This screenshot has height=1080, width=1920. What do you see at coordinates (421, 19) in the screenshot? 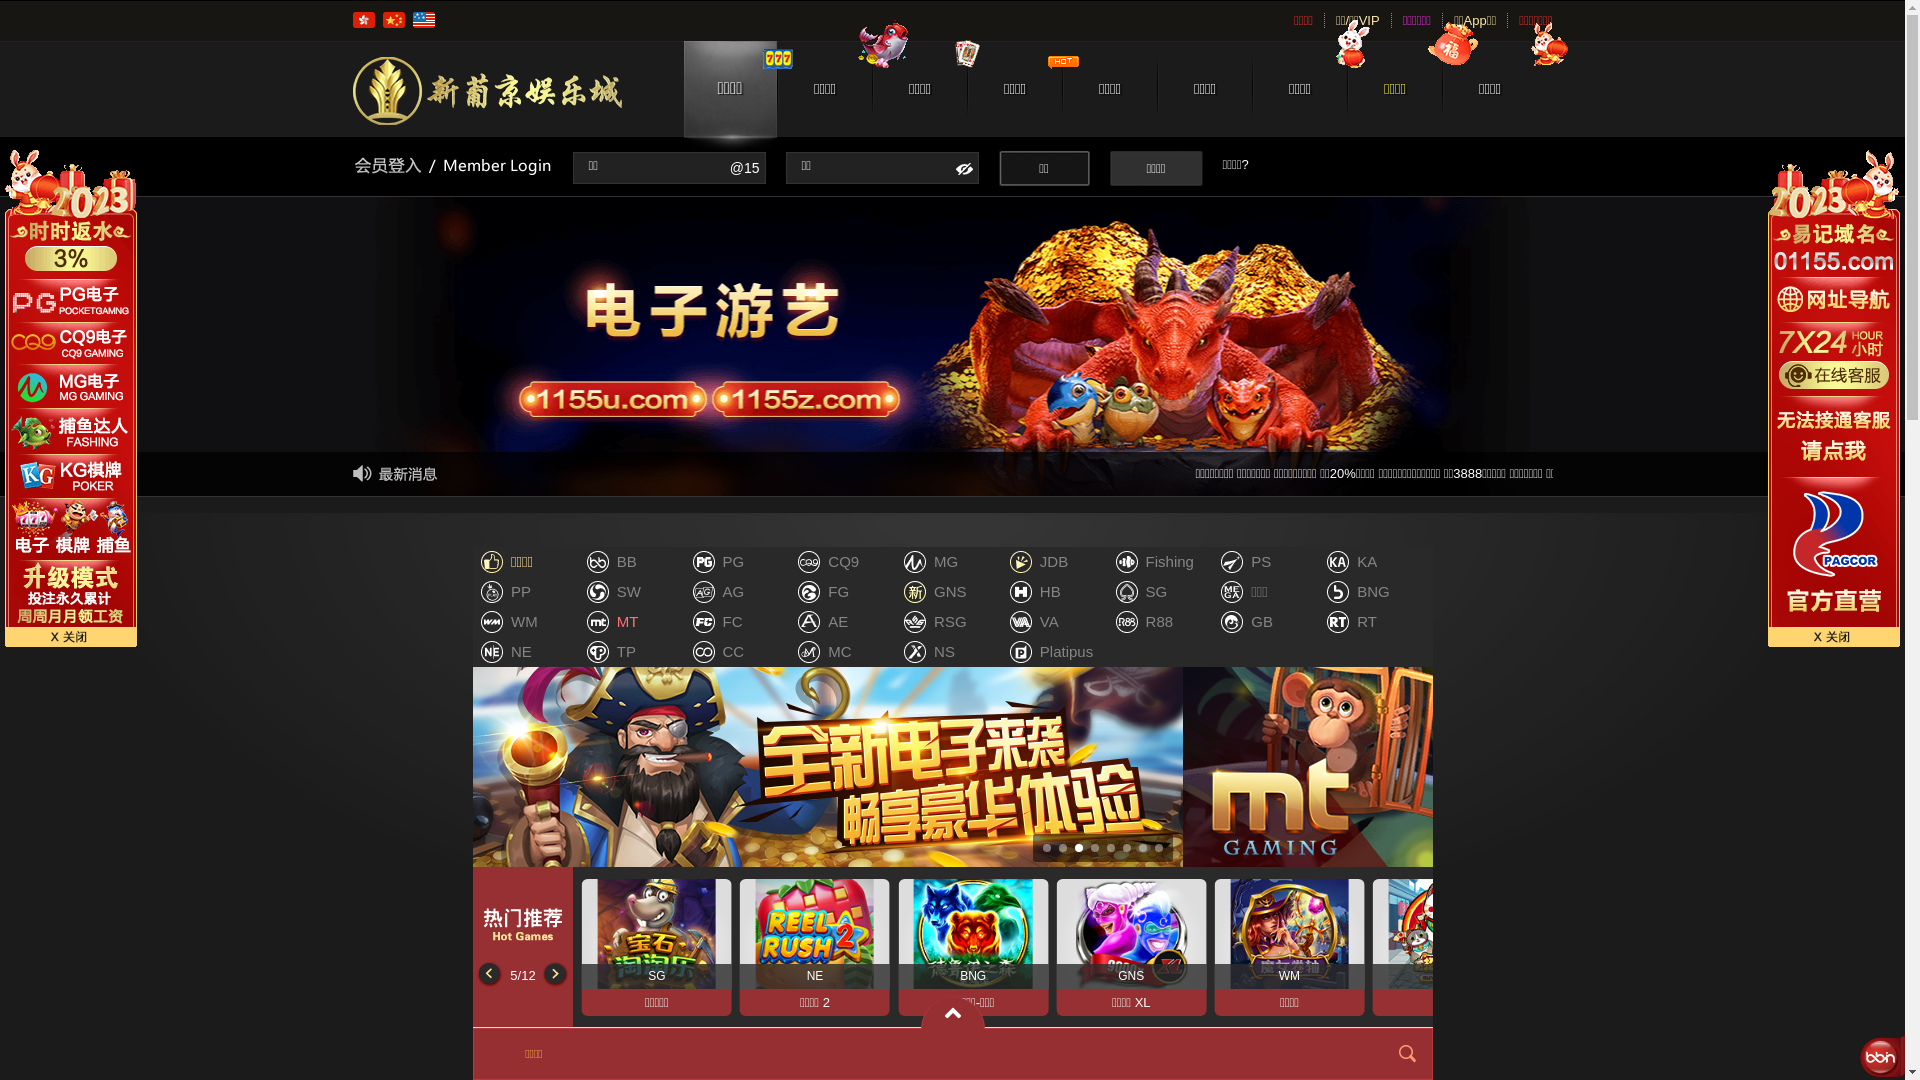
I see `'English'` at bounding box center [421, 19].